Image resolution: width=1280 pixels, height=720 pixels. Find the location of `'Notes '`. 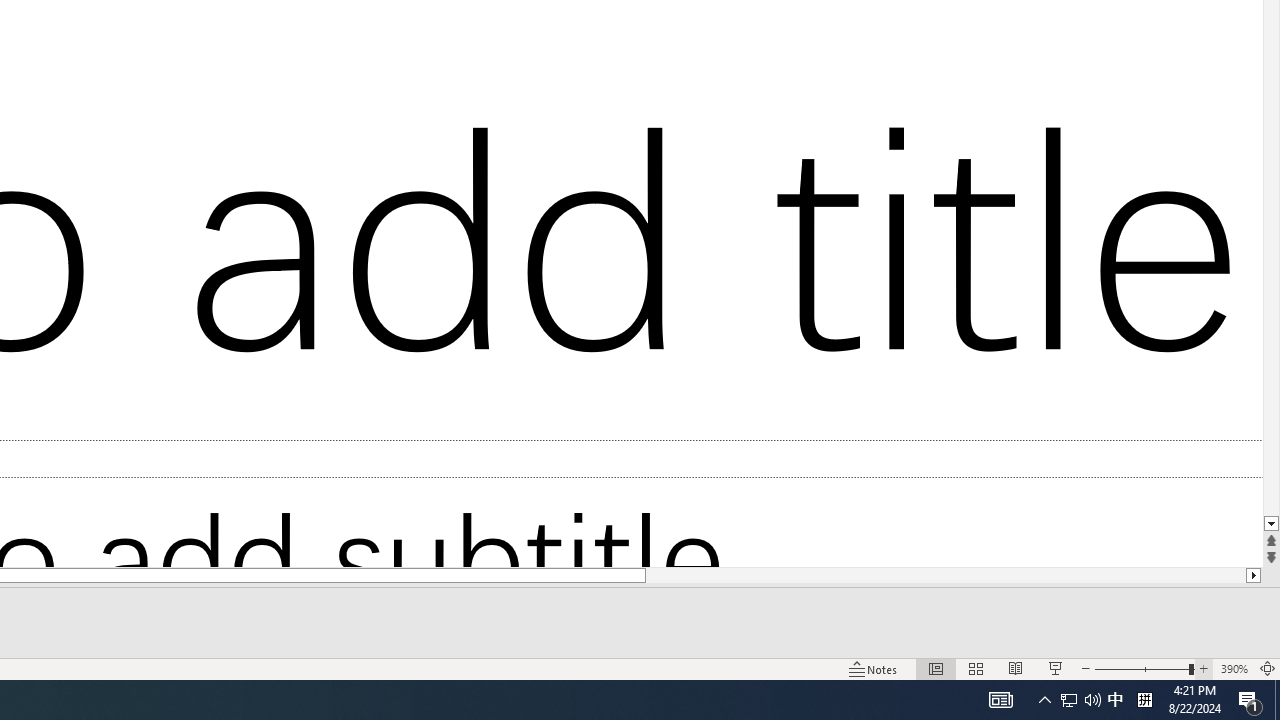

'Notes ' is located at coordinates (874, 669).